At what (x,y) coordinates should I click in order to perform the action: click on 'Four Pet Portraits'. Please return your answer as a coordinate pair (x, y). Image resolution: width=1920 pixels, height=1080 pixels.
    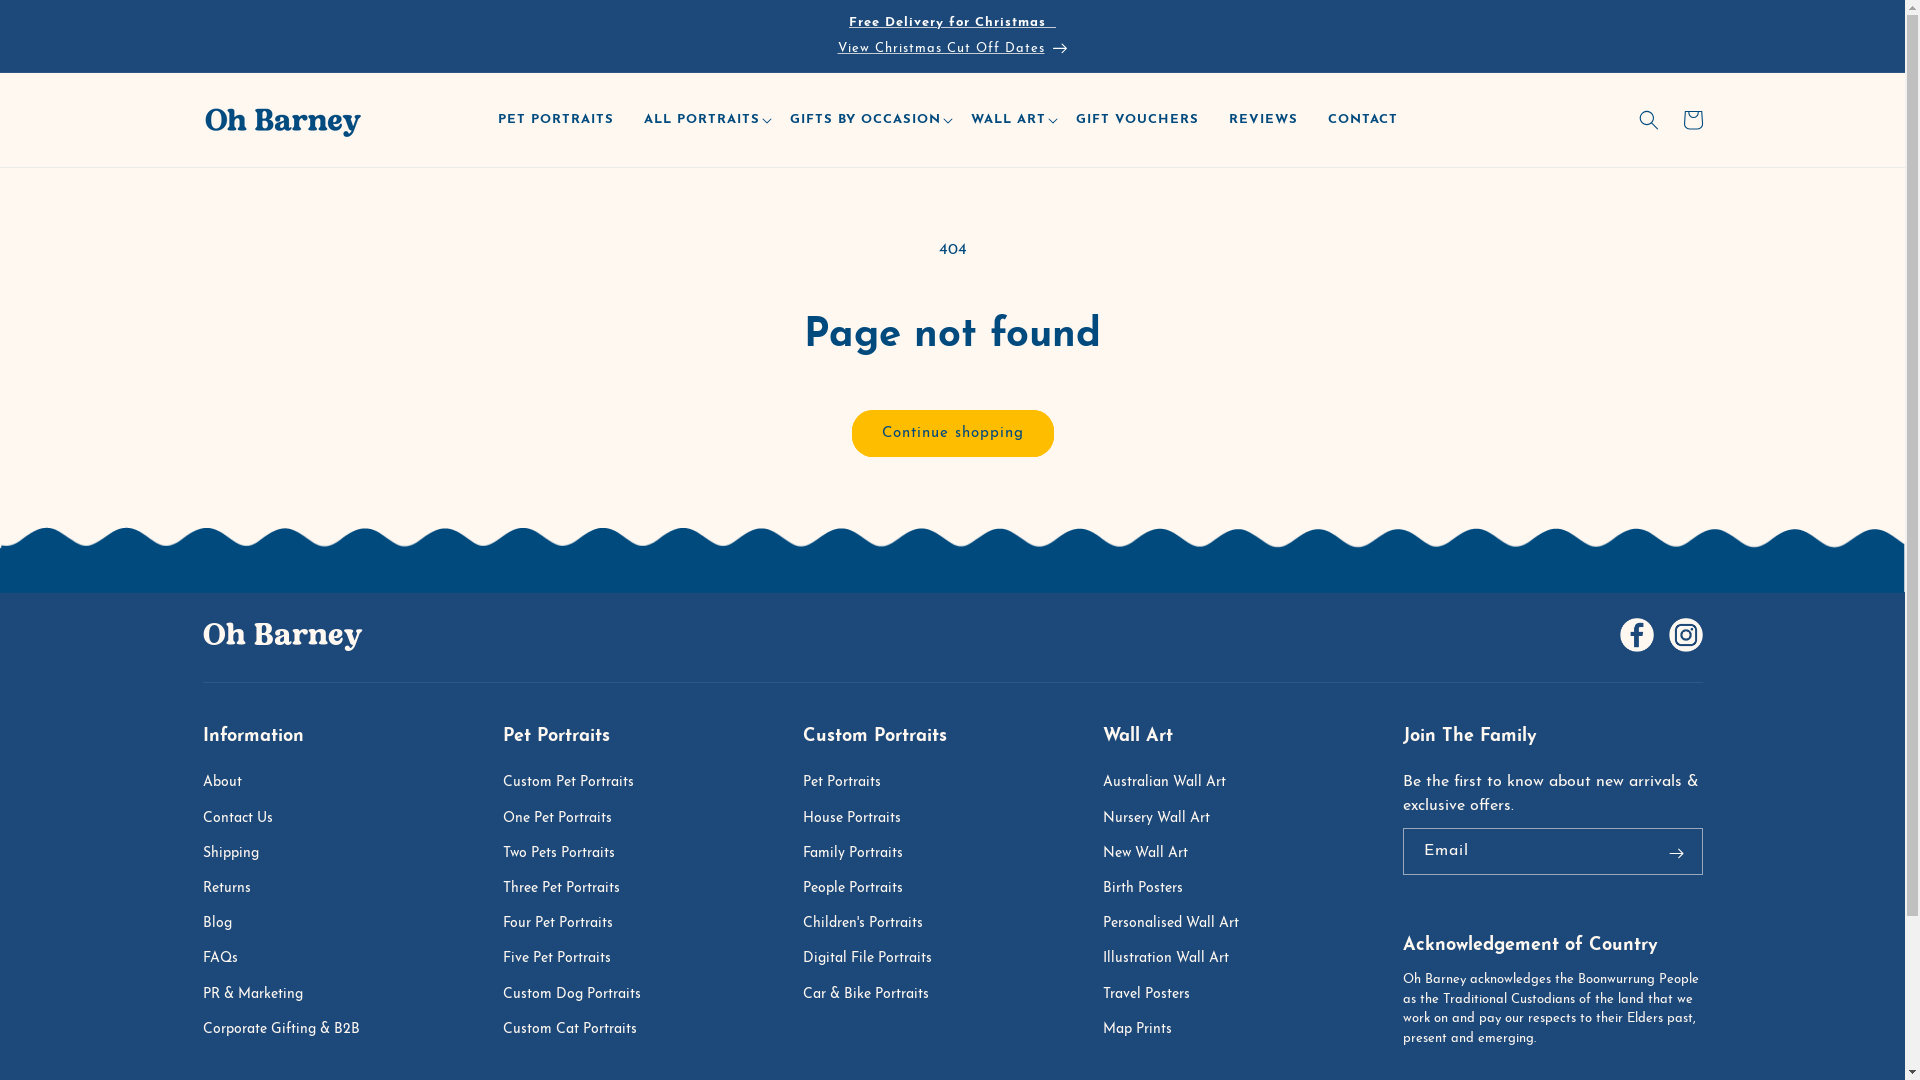
    Looking at the image, I should click on (565, 923).